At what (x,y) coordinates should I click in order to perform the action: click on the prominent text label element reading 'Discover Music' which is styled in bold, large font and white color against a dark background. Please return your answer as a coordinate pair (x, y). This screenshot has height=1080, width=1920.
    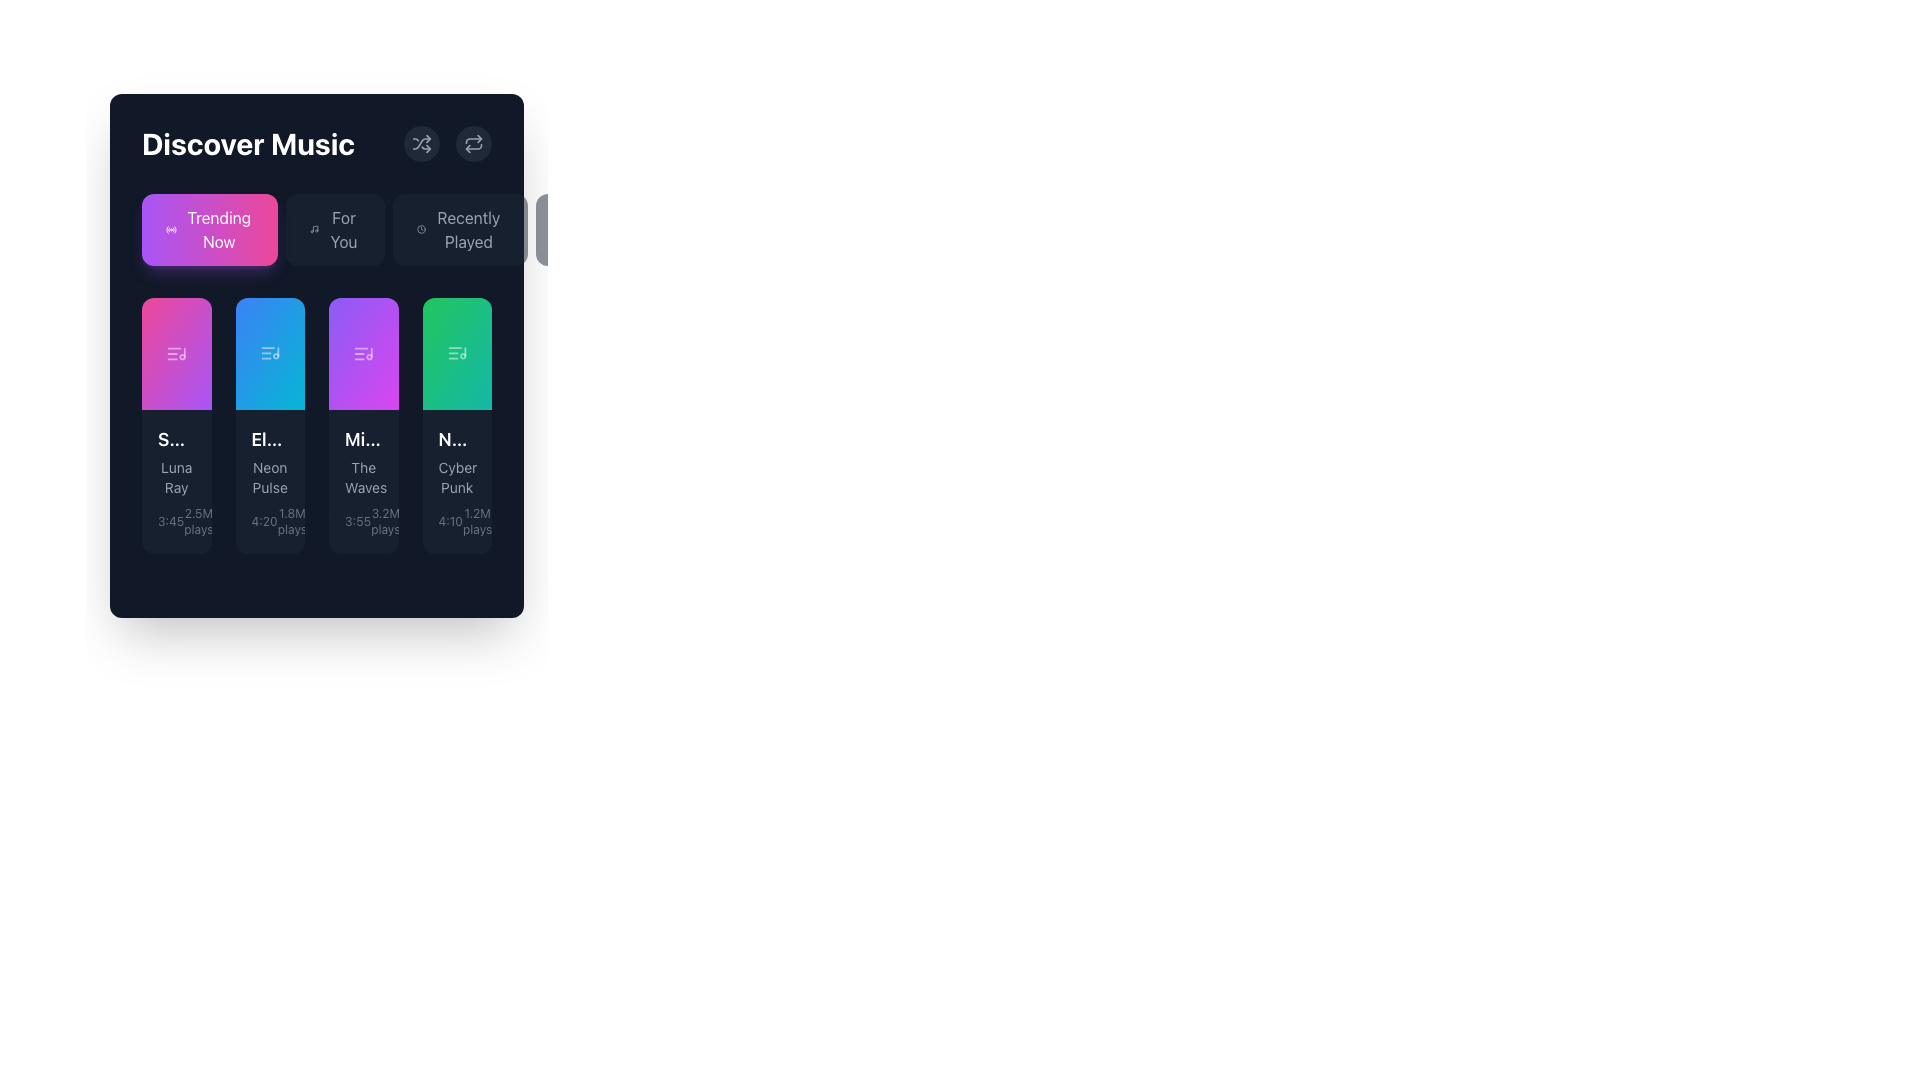
    Looking at the image, I should click on (247, 142).